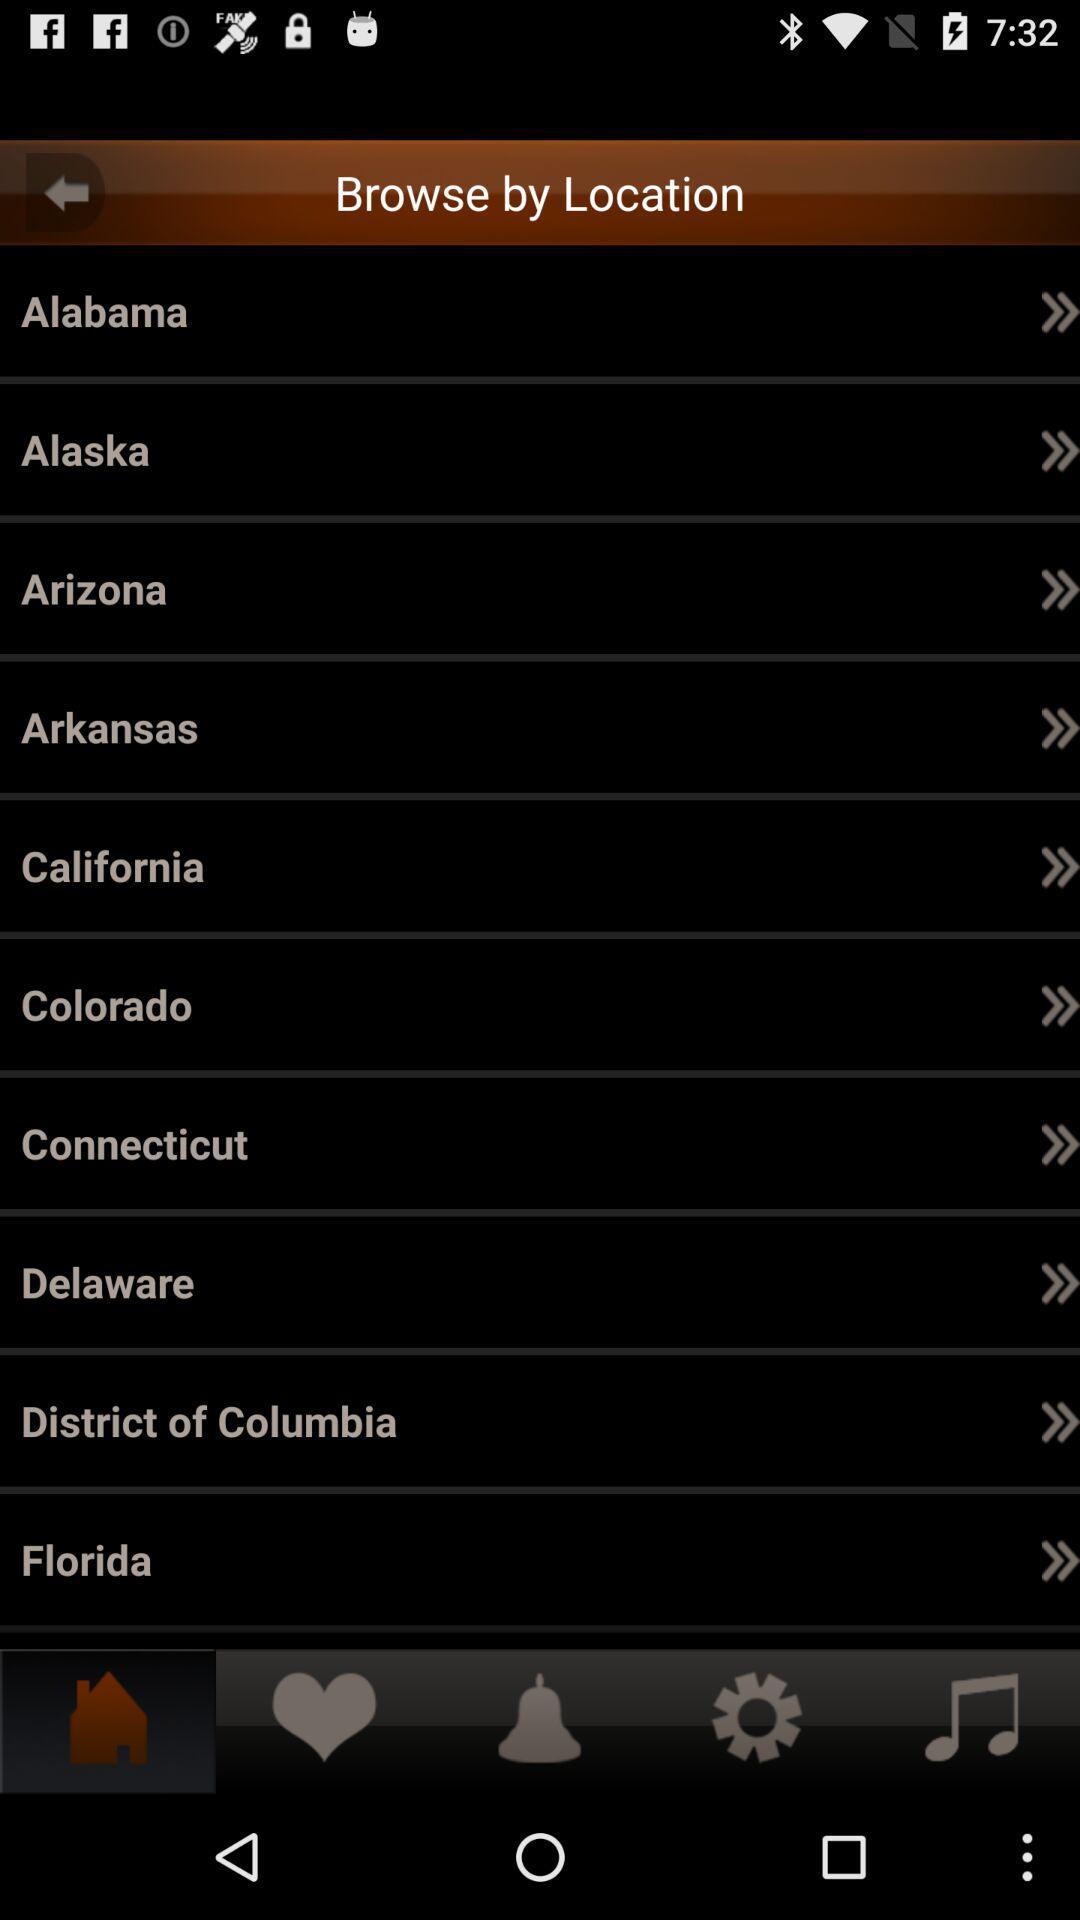  What do you see at coordinates (867, 726) in the screenshot?
I see `app below the   amador app` at bounding box center [867, 726].